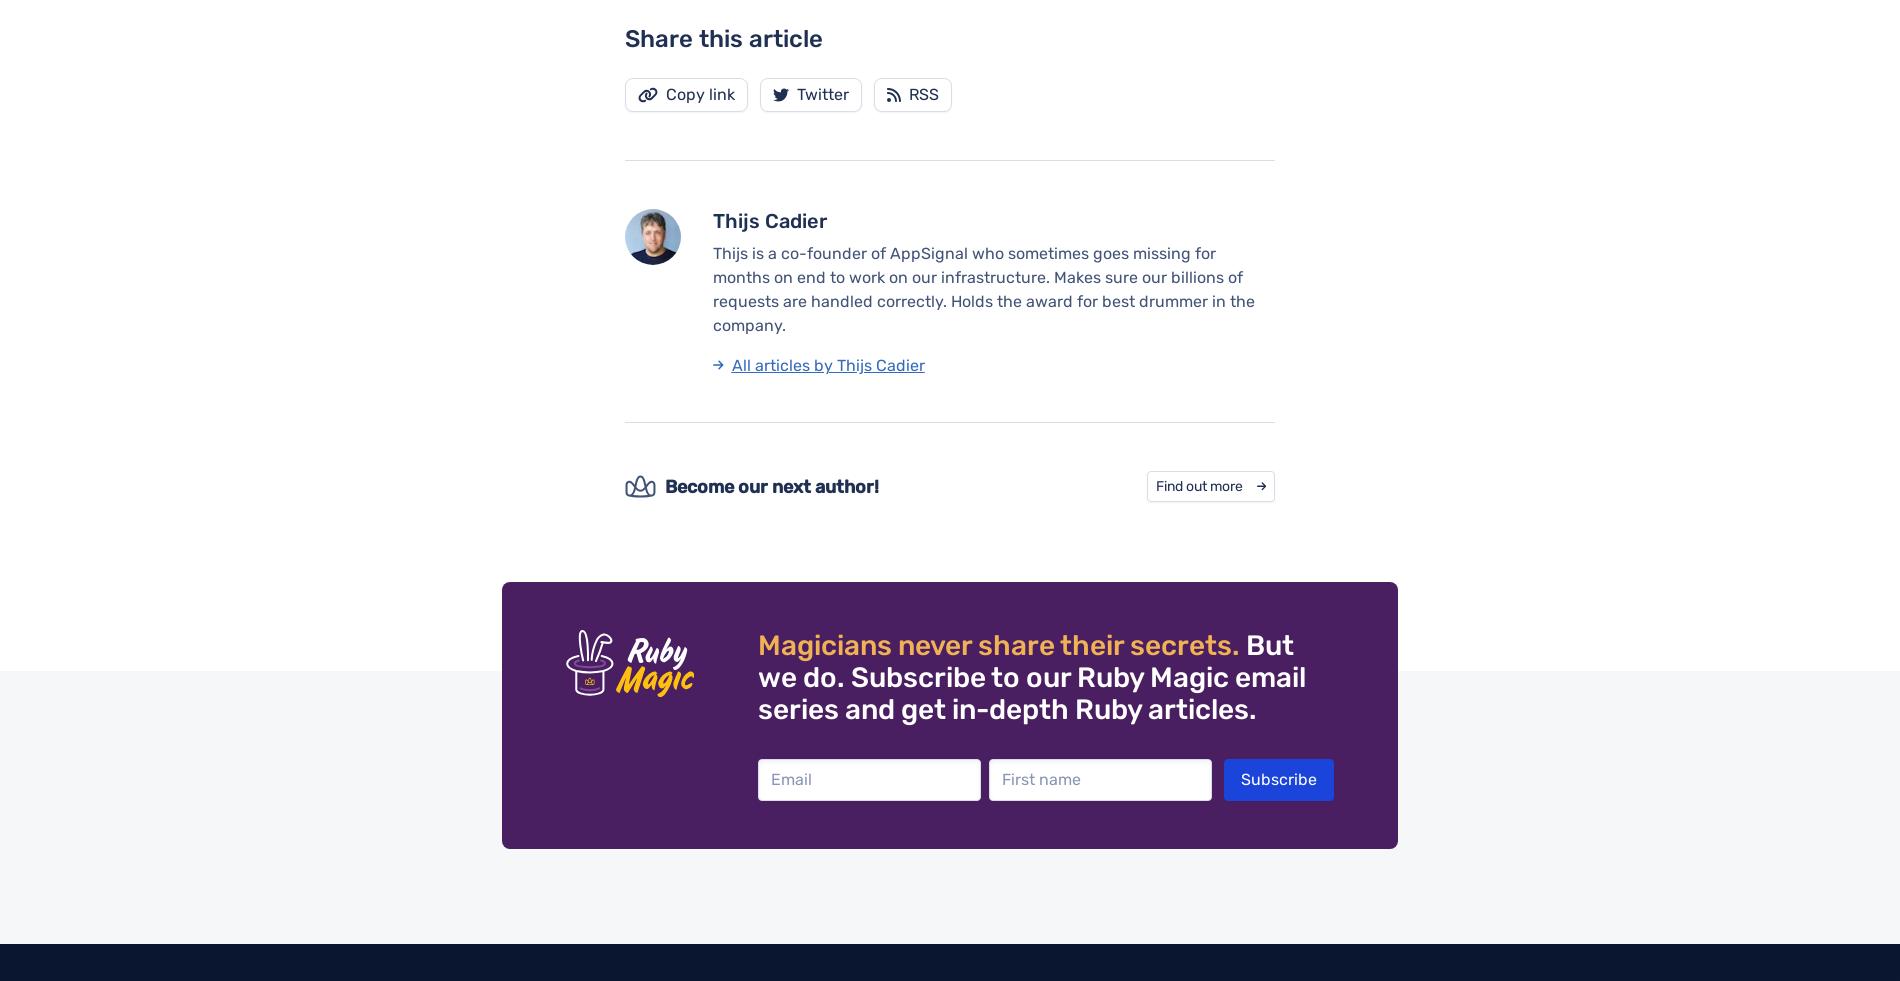 The image size is (1900, 981). What do you see at coordinates (665, 484) in the screenshot?
I see `'Become our next author!'` at bounding box center [665, 484].